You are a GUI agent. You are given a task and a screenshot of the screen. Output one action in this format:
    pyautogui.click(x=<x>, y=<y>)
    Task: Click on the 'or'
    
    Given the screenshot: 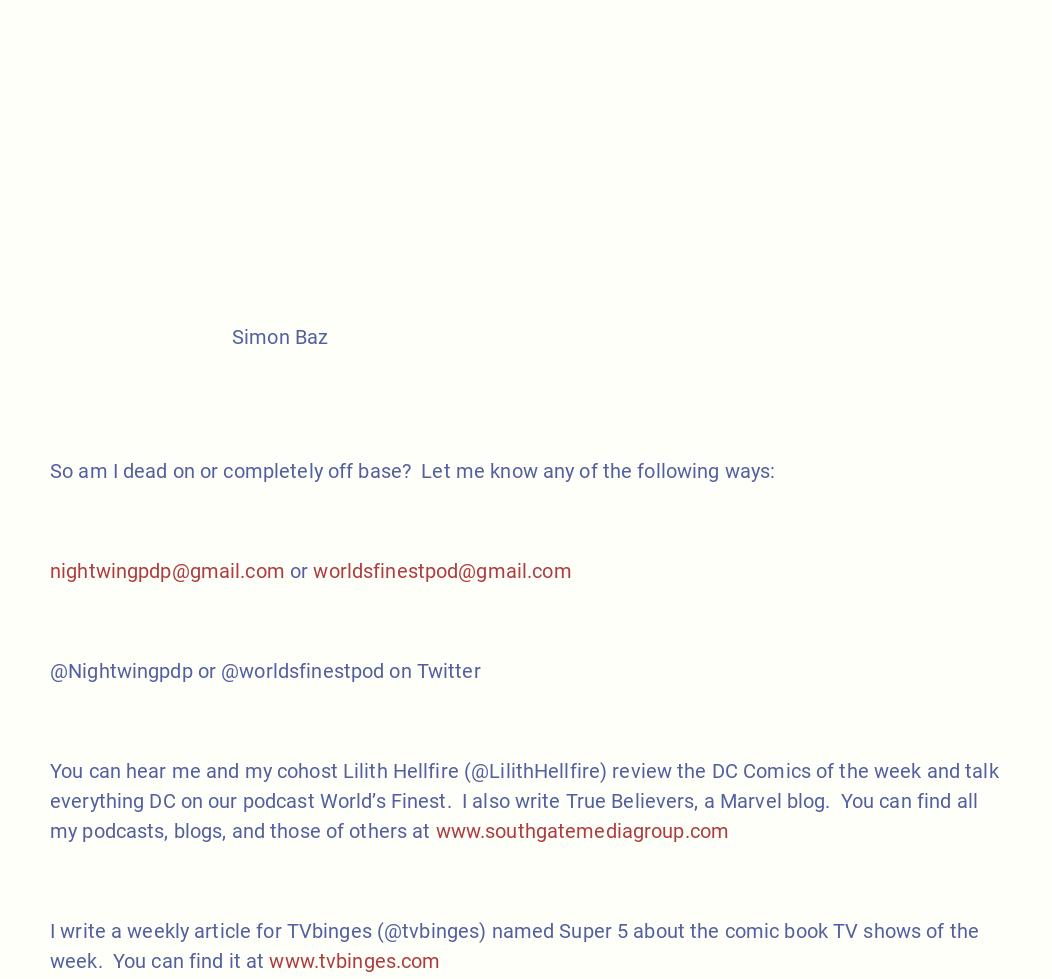 What is the action you would take?
    pyautogui.click(x=284, y=568)
    